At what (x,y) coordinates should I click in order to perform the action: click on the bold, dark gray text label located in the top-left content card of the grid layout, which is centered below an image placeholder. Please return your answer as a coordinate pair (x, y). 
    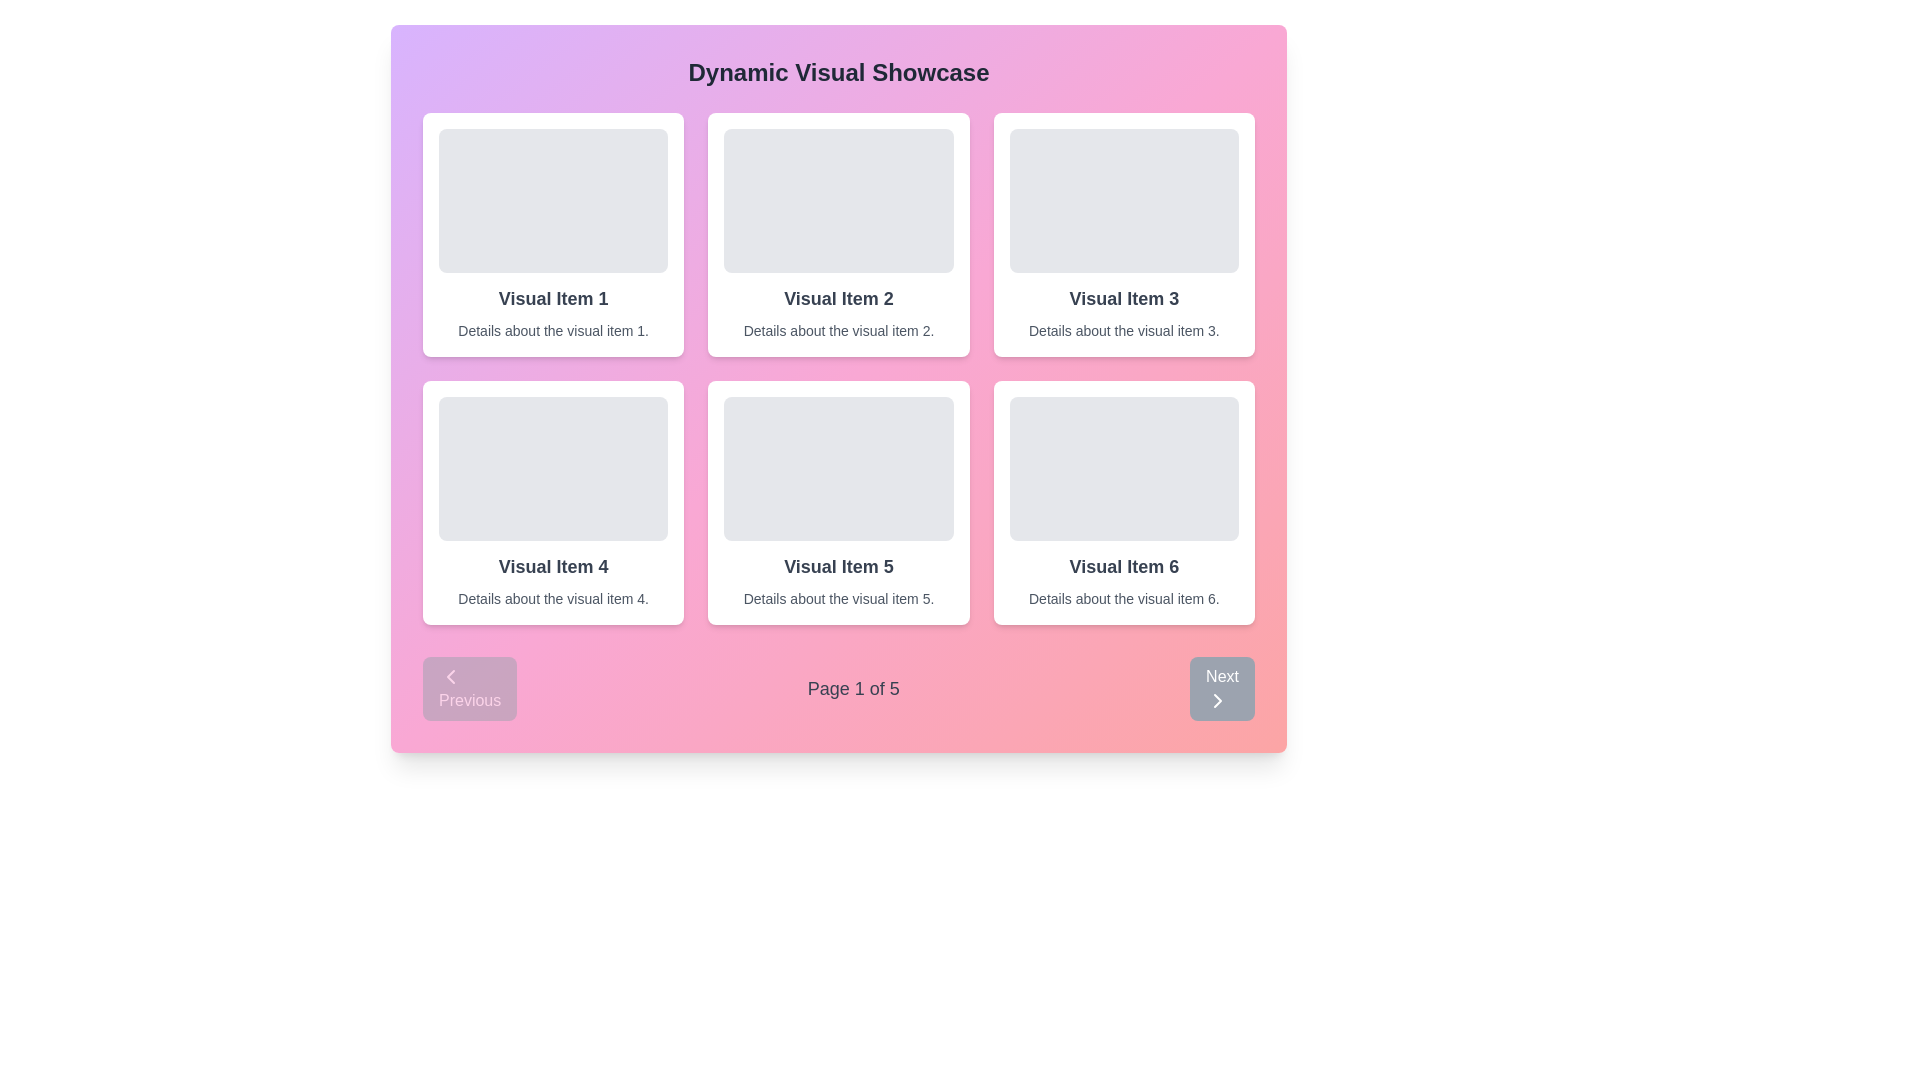
    Looking at the image, I should click on (553, 299).